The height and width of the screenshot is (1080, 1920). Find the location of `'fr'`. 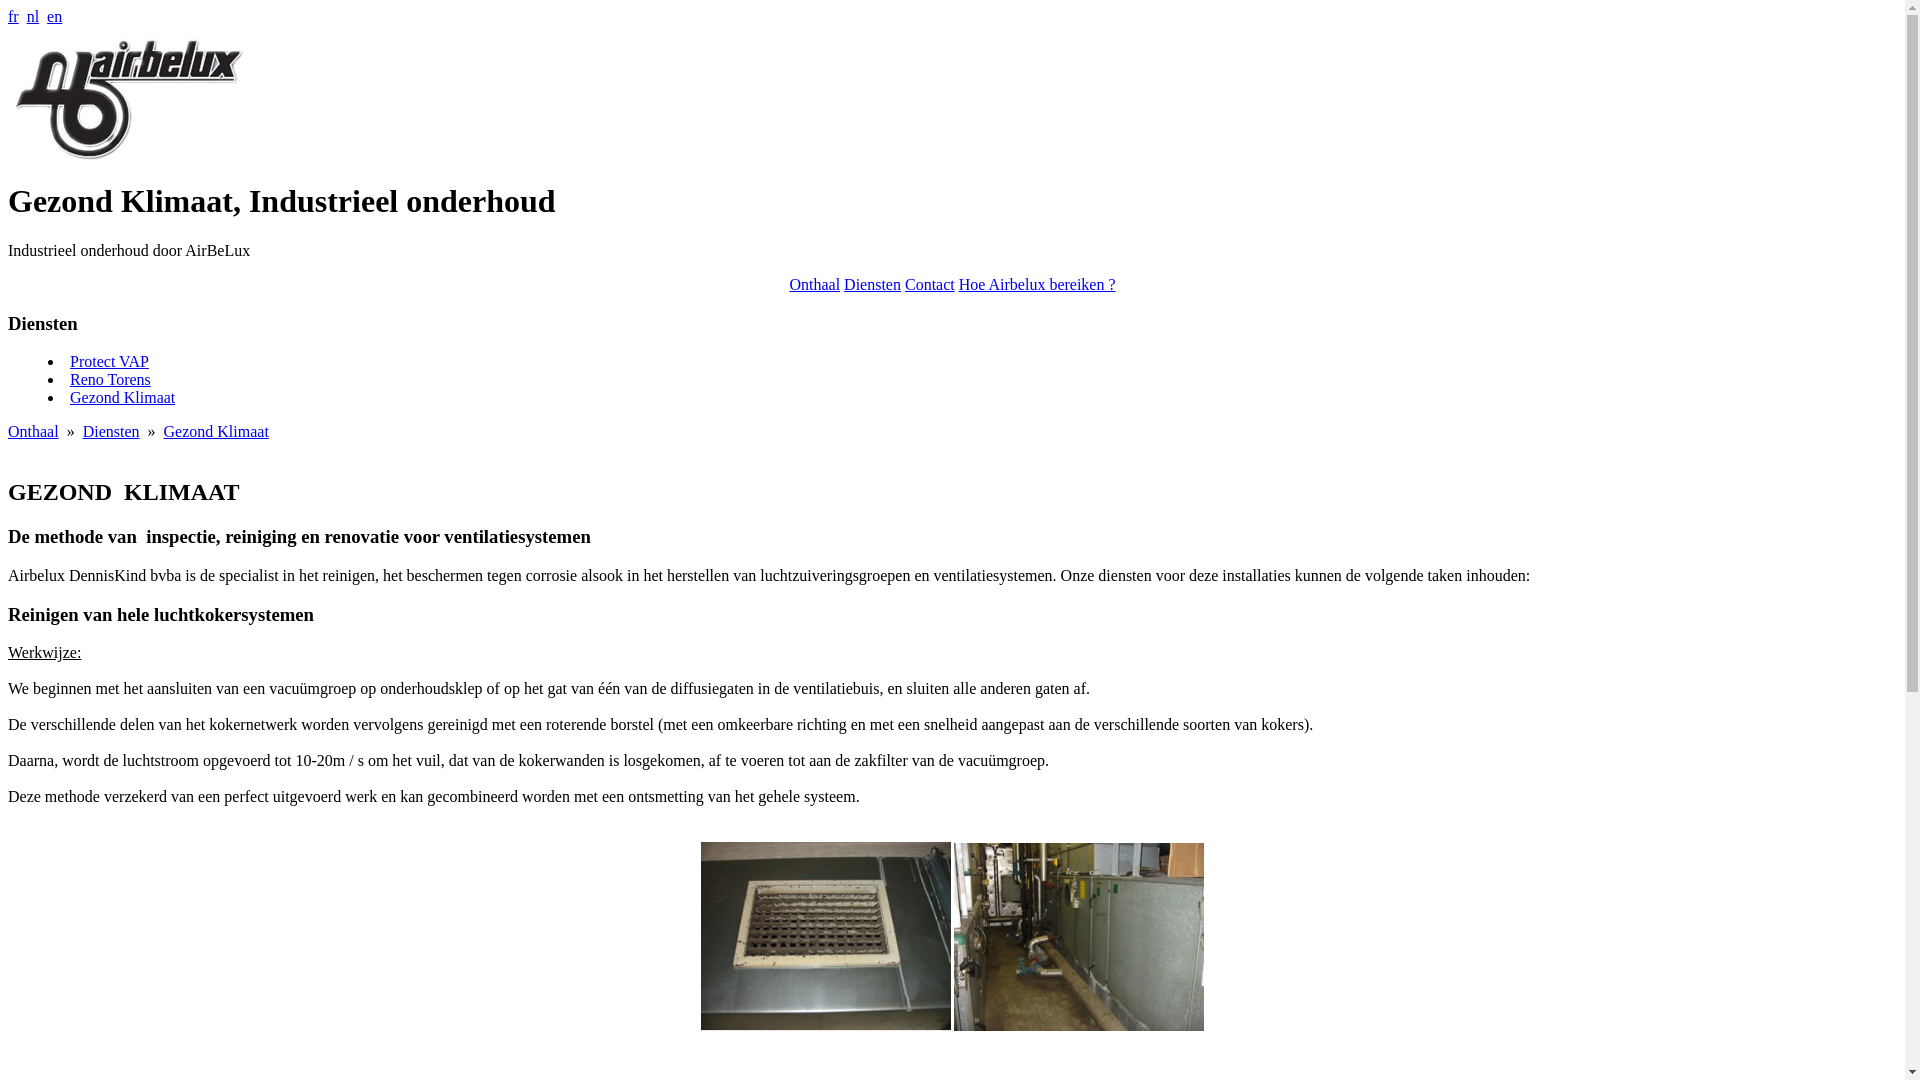

'fr' is located at coordinates (13, 16).